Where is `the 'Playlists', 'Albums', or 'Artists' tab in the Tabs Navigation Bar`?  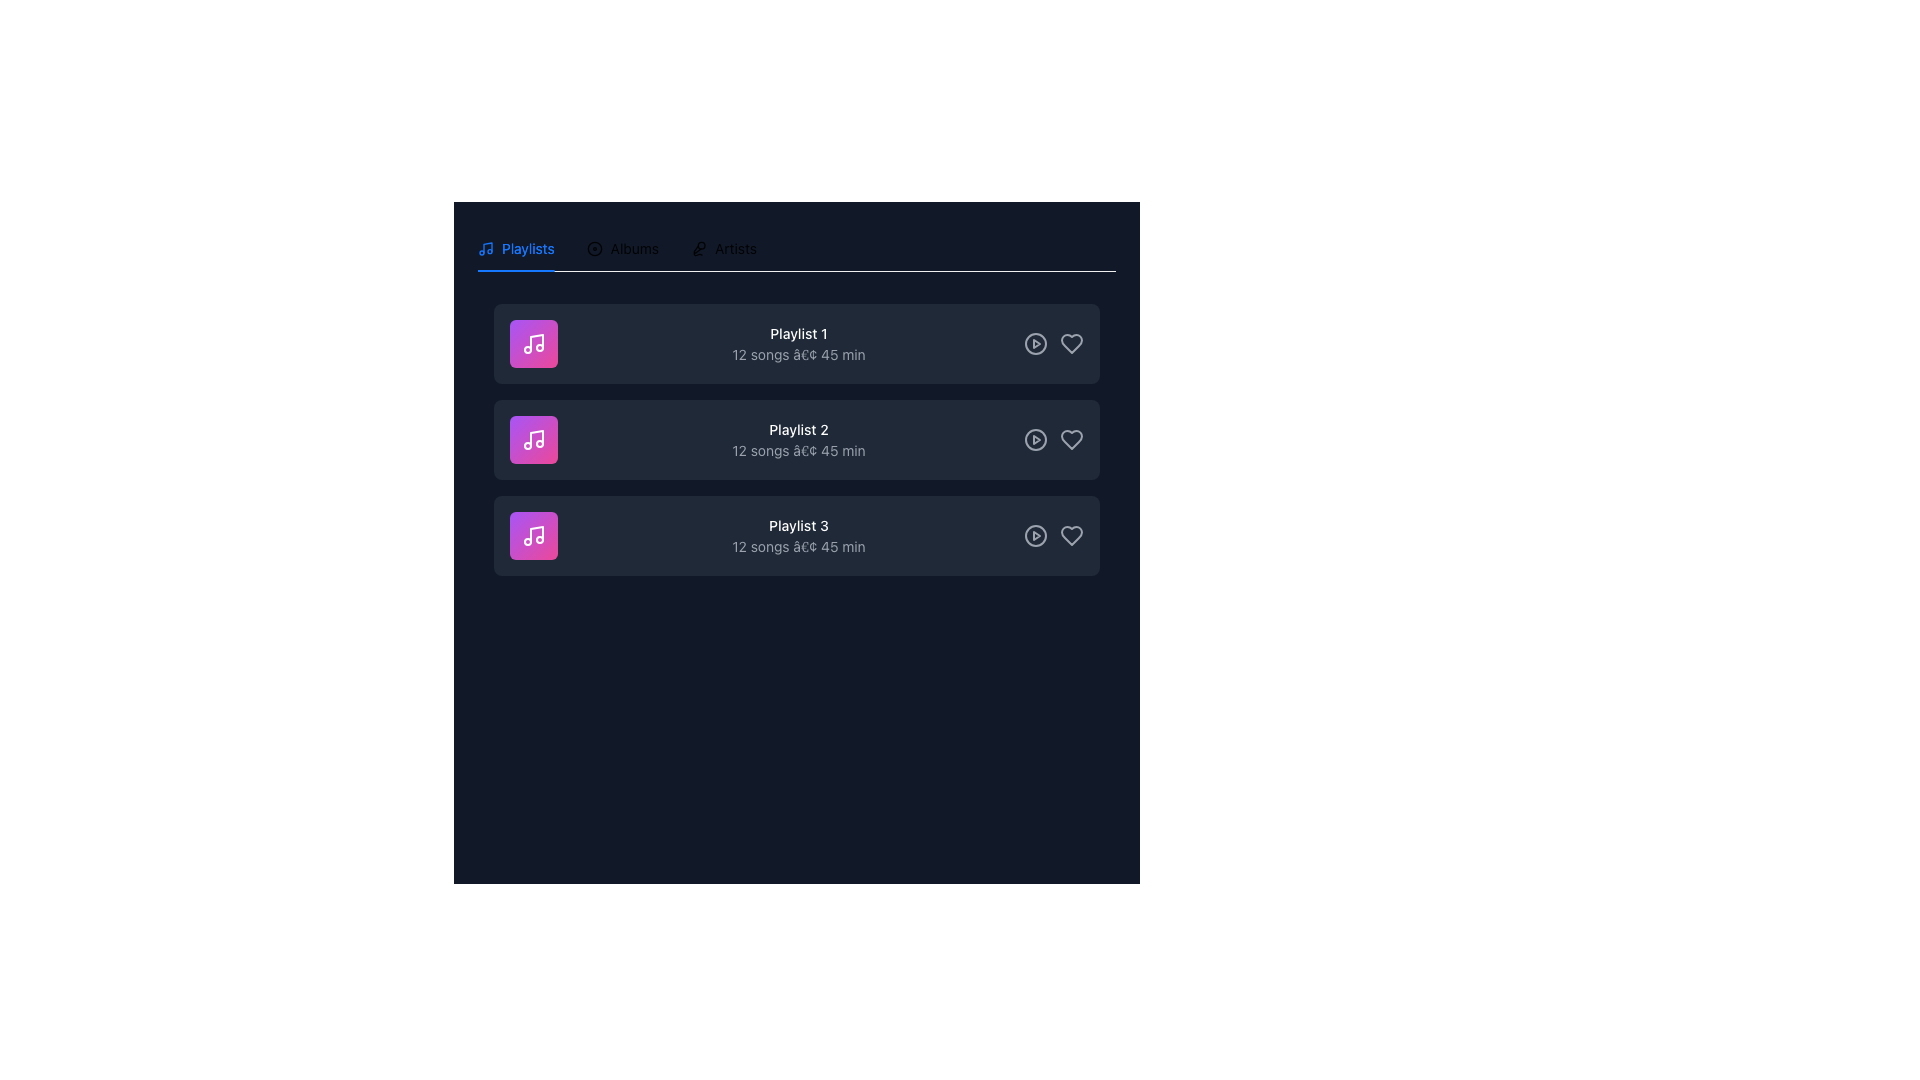 the 'Playlists', 'Albums', or 'Artists' tab in the Tabs Navigation Bar is located at coordinates (616, 248).